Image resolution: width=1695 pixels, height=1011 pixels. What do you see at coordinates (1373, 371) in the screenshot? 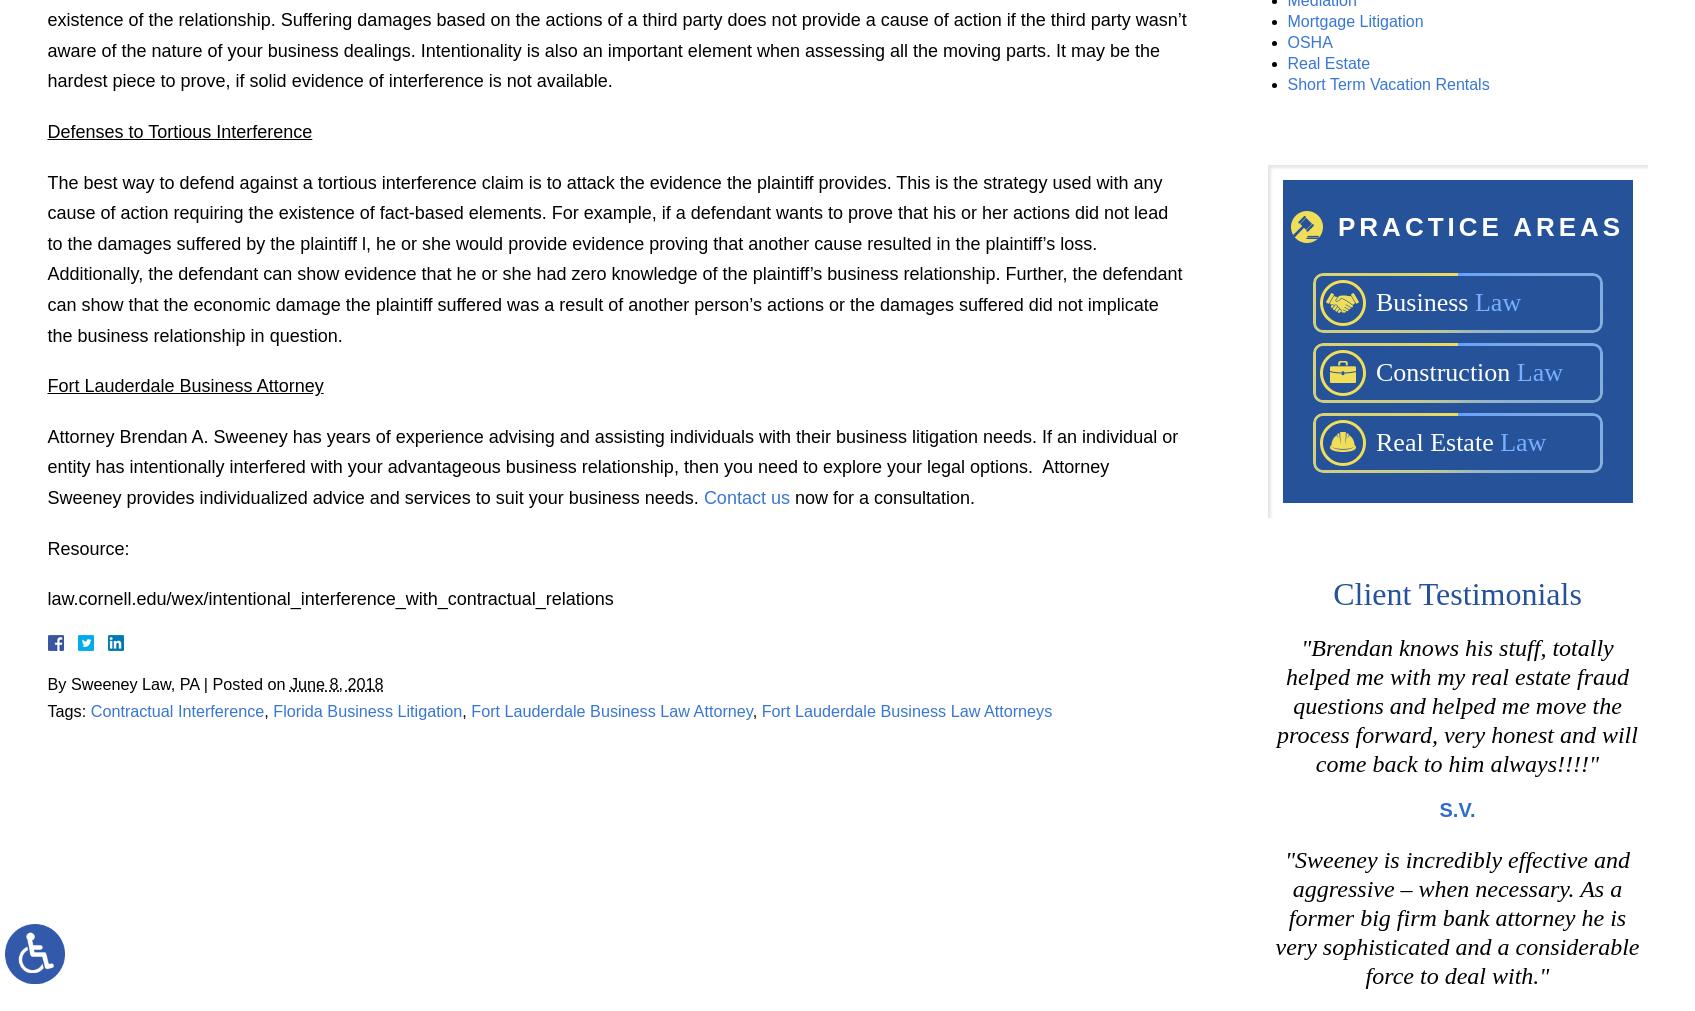
I see `'Construction'` at bounding box center [1373, 371].